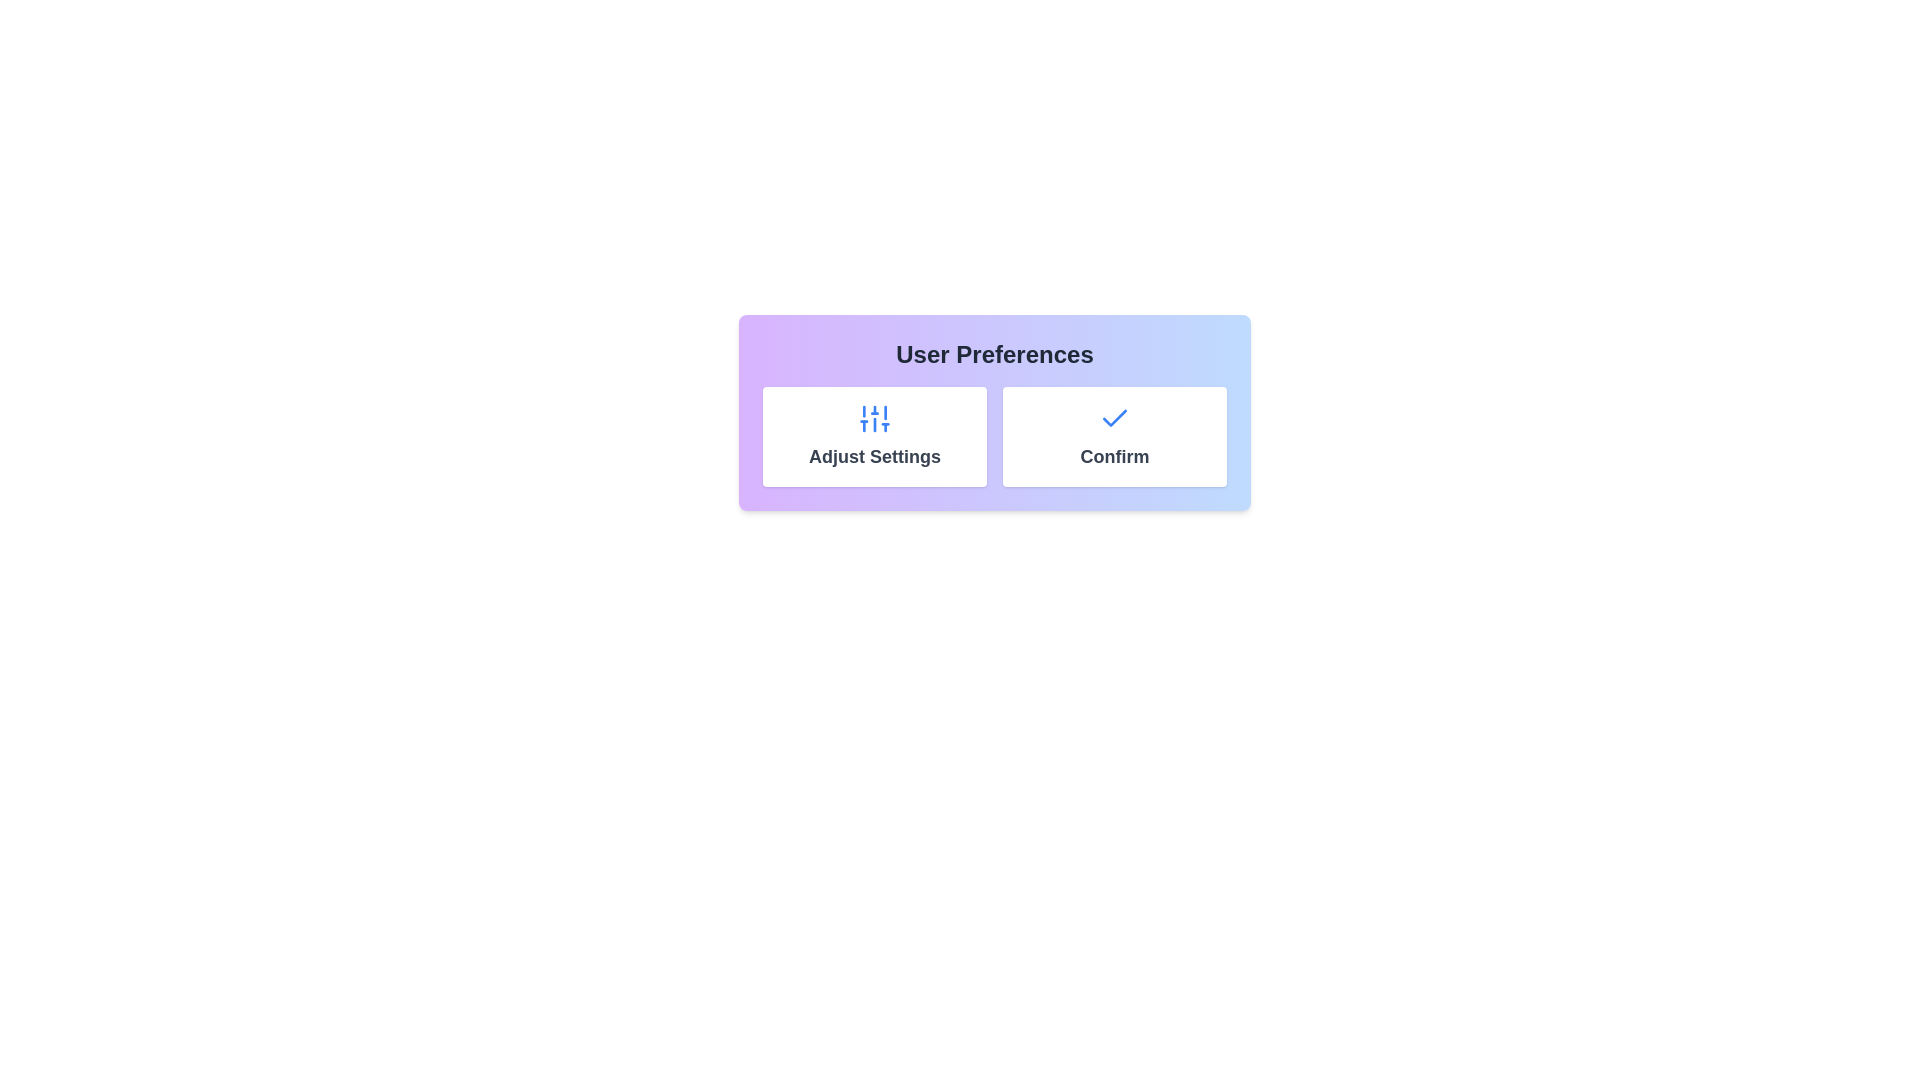 This screenshot has width=1920, height=1080. Describe the element at coordinates (874, 456) in the screenshot. I see `the label displaying 'Adjust Settings' which is styled in bold dark gray font, located at the bottom part of the left card under 'User Preferences'` at that location.